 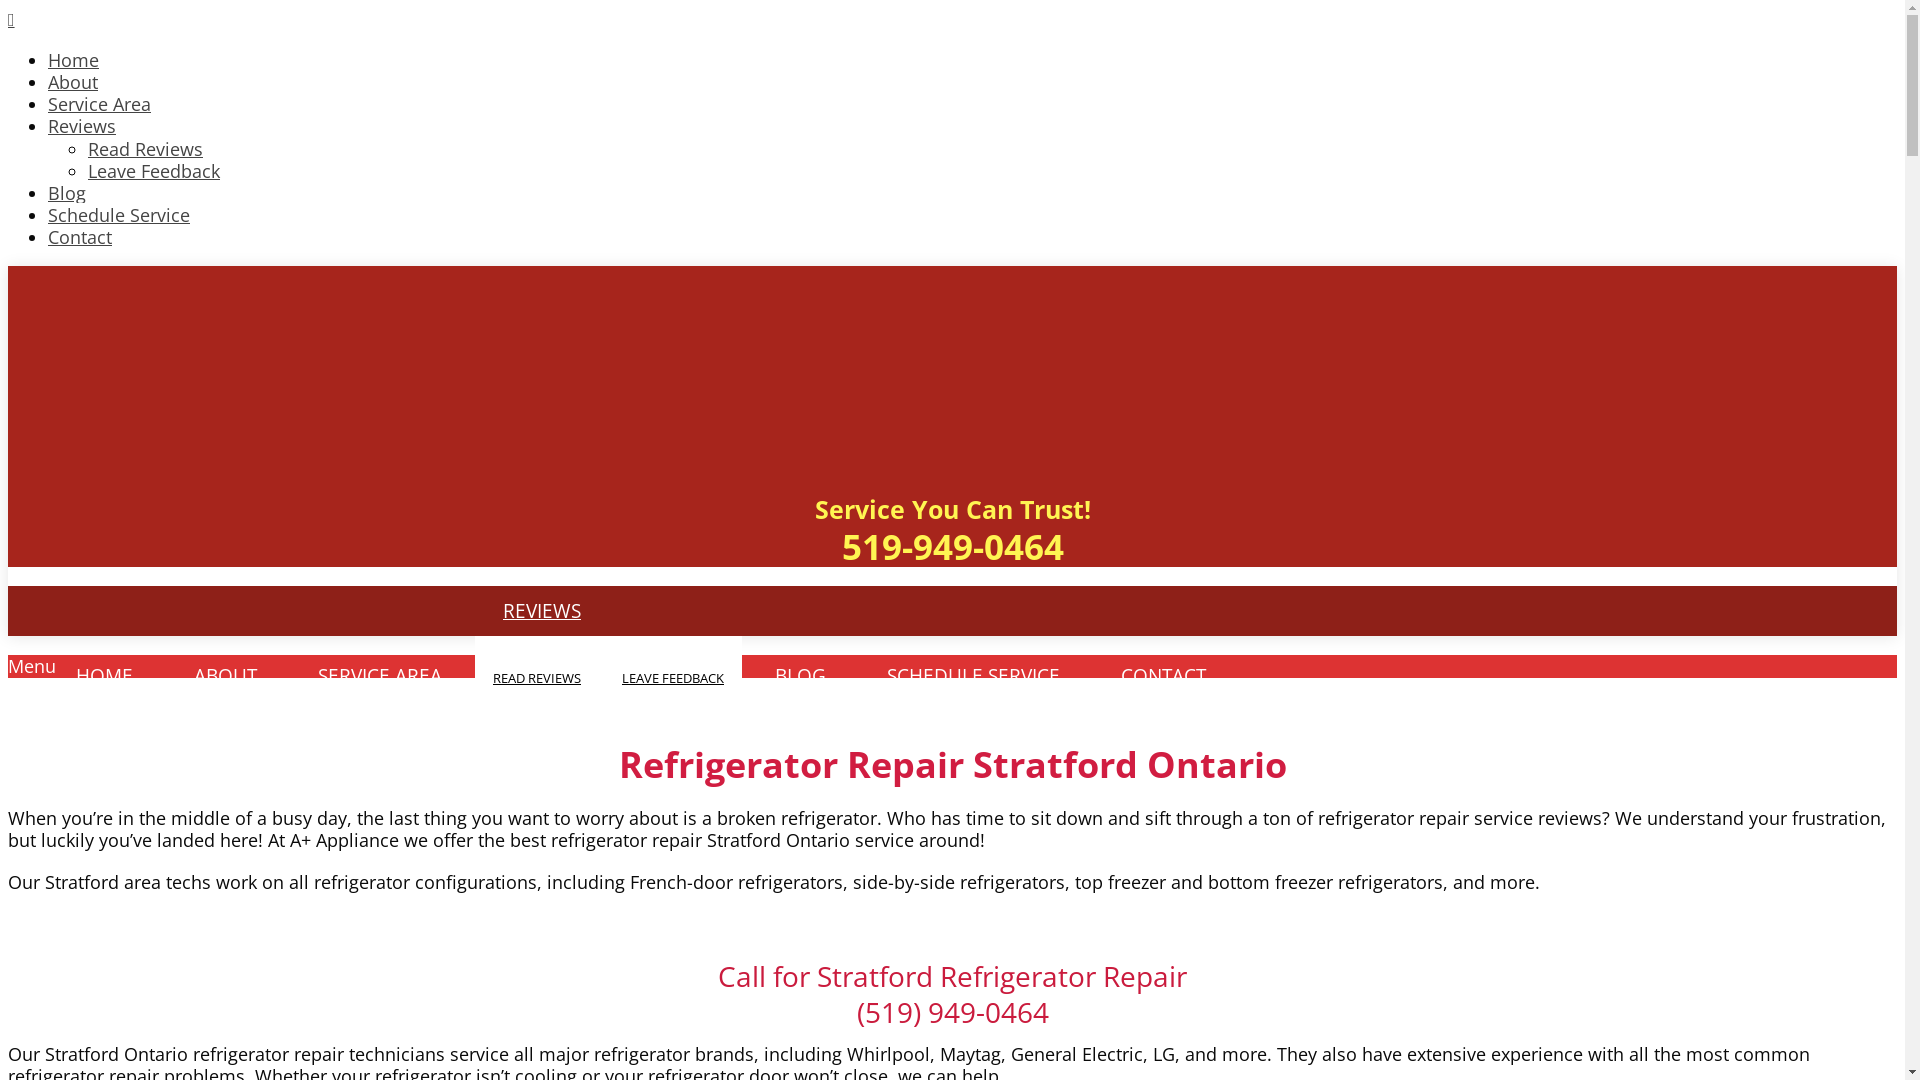 I want to click on 'REVIEWS', so click(x=542, y=609).